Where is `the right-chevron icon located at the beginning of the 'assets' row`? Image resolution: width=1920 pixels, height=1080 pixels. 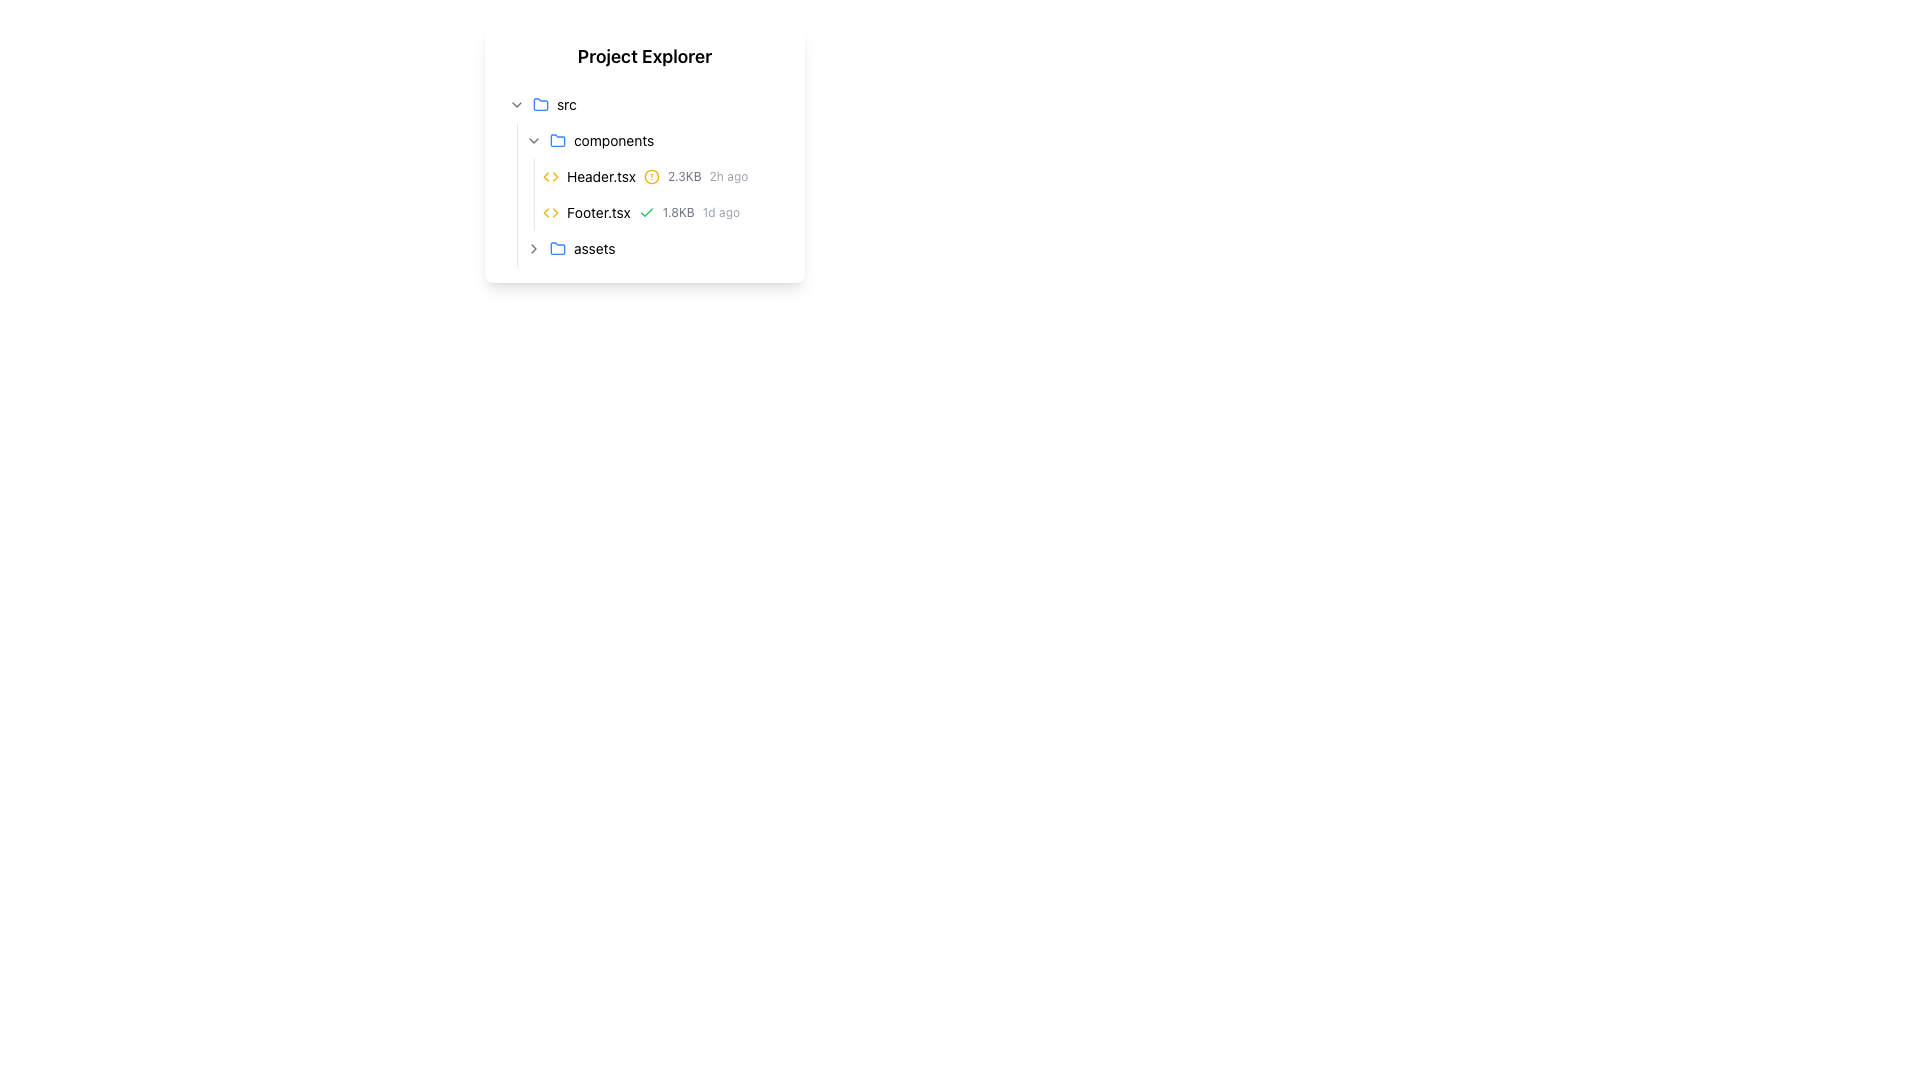
the right-chevron icon located at the beginning of the 'assets' row is located at coordinates (533, 248).